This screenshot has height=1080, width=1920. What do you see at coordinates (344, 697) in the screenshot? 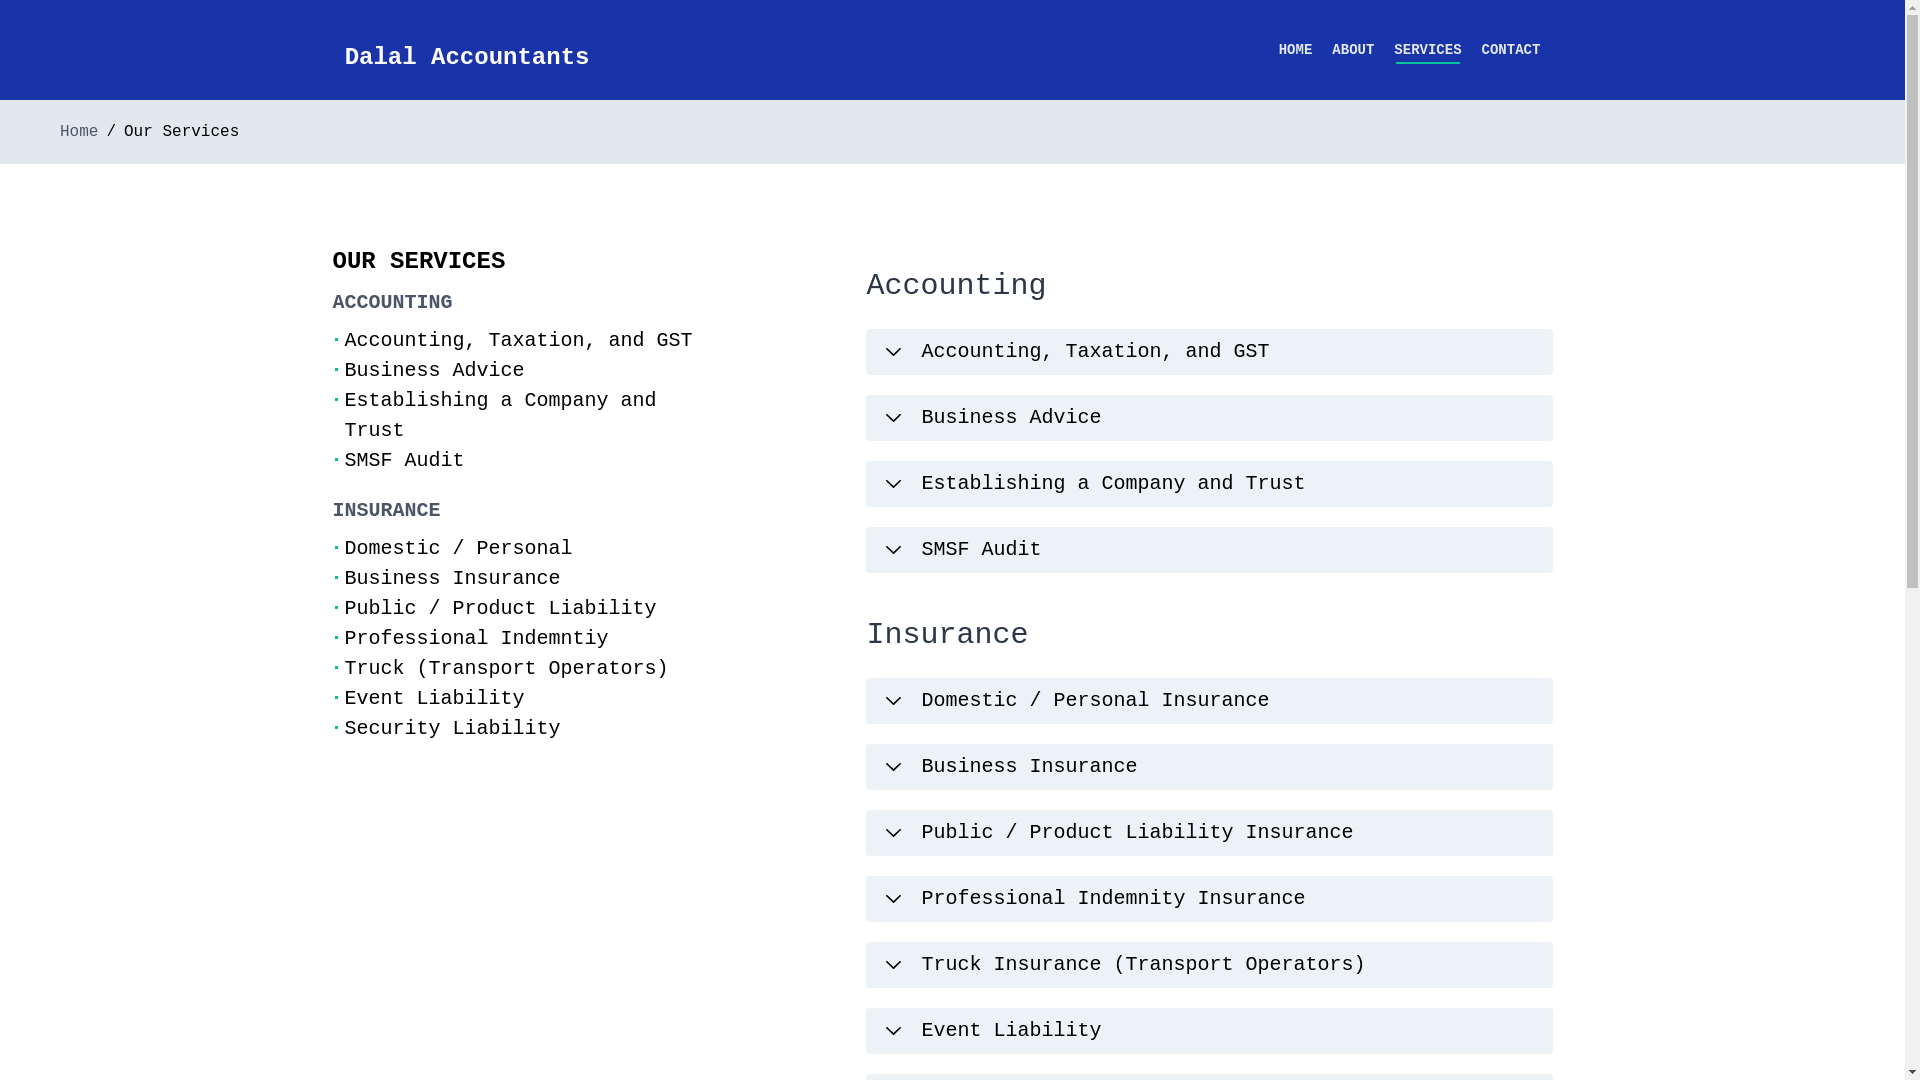
I see `'Event Liability'` at bounding box center [344, 697].